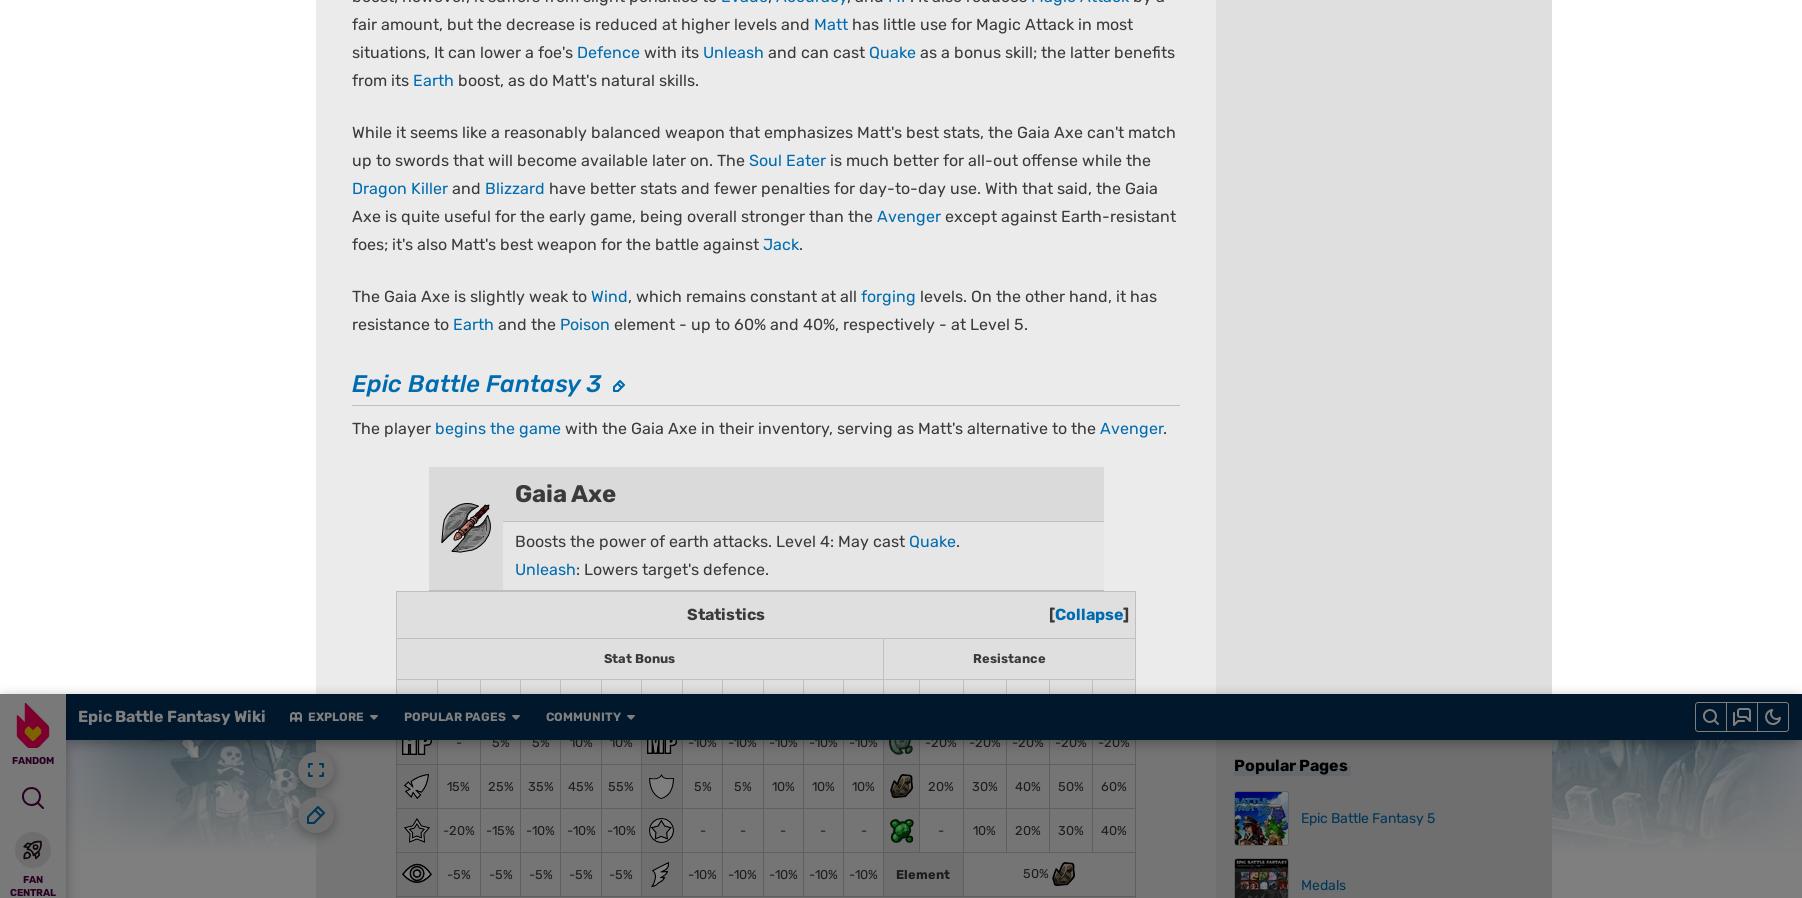 The image size is (1802, 898). What do you see at coordinates (978, 880) in the screenshot?
I see `'Advertise'` at bounding box center [978, 880].